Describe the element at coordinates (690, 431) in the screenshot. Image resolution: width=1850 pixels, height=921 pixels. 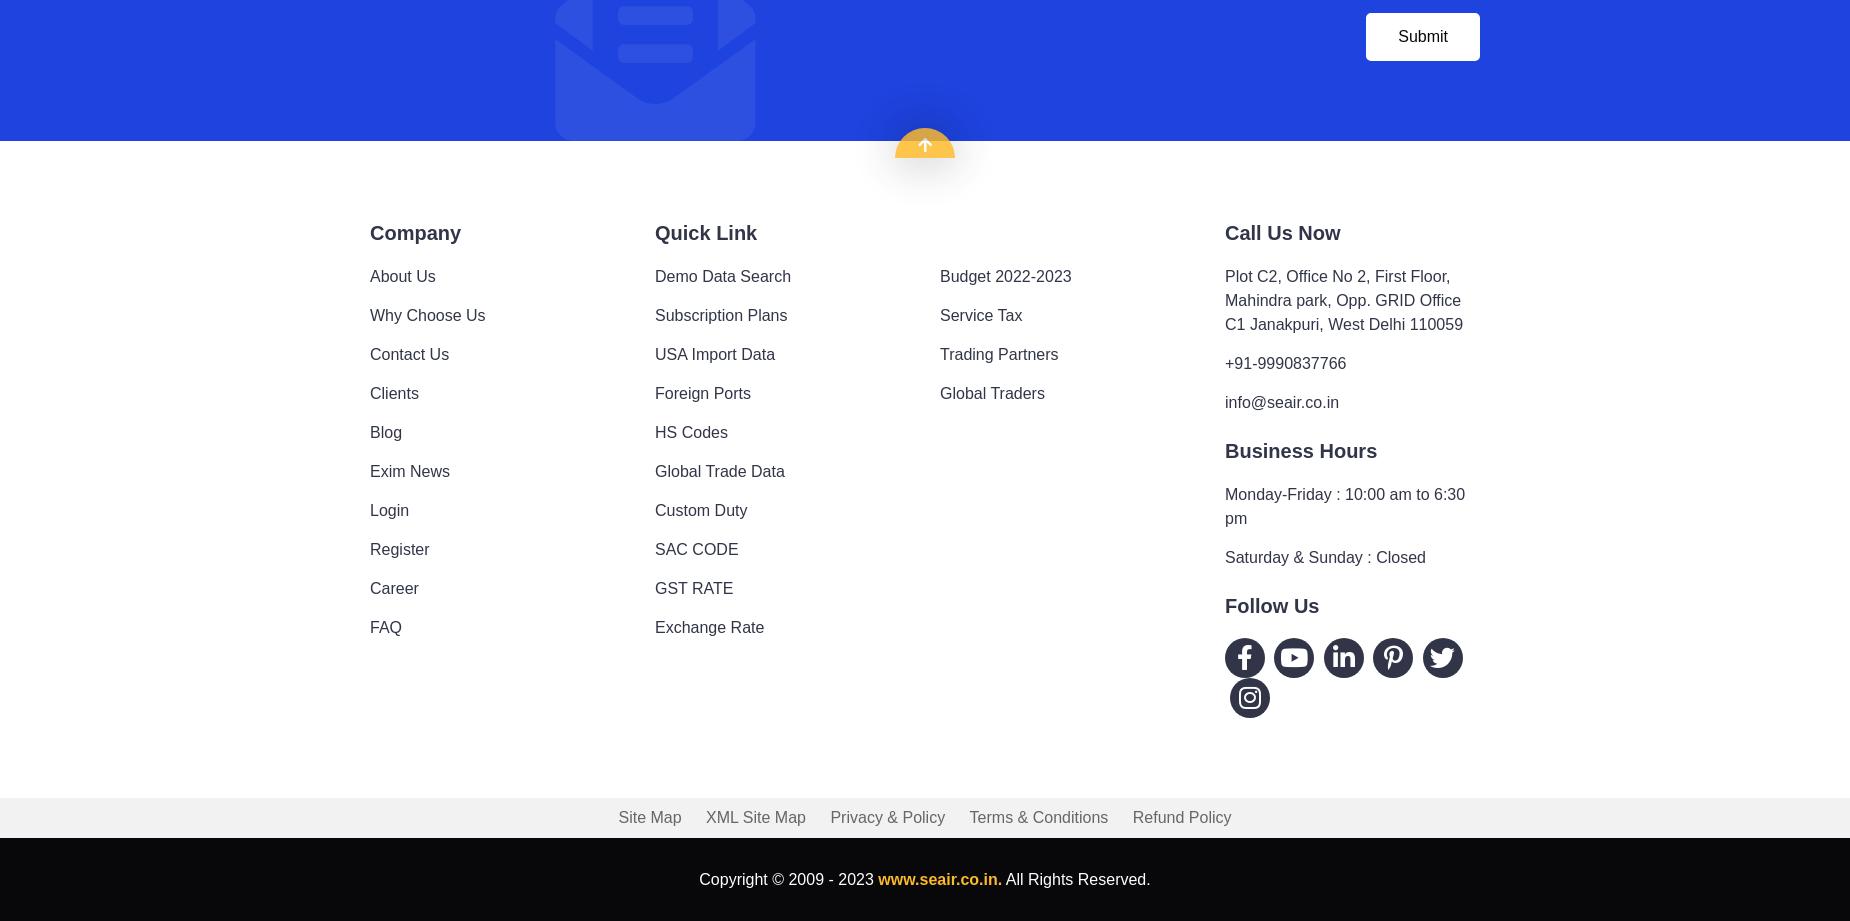
I see `'HS Codes'` at that location.